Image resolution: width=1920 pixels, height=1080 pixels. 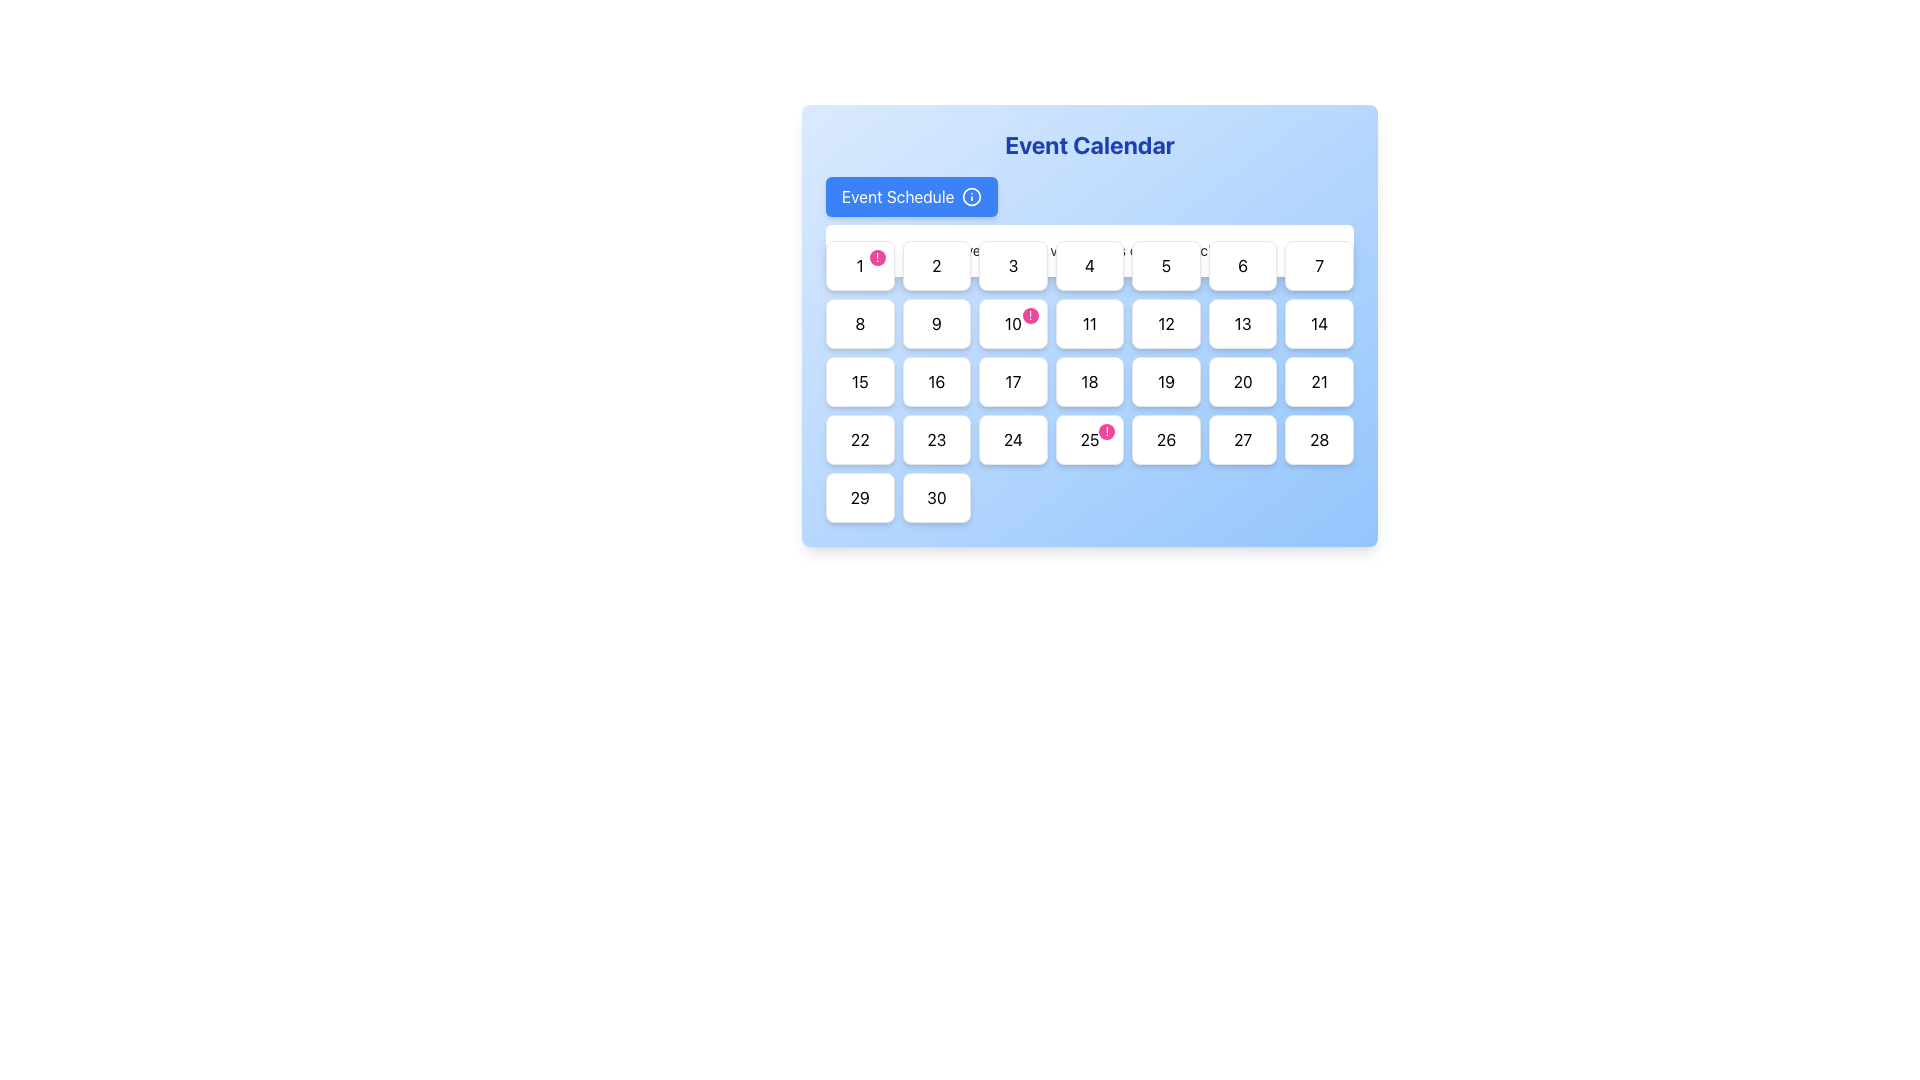 I want to click on the card representing the tenth day in the Event Calendar grid, which displays the number '10' and may have a badge indicating a special event, so click(x=1013, y=323).